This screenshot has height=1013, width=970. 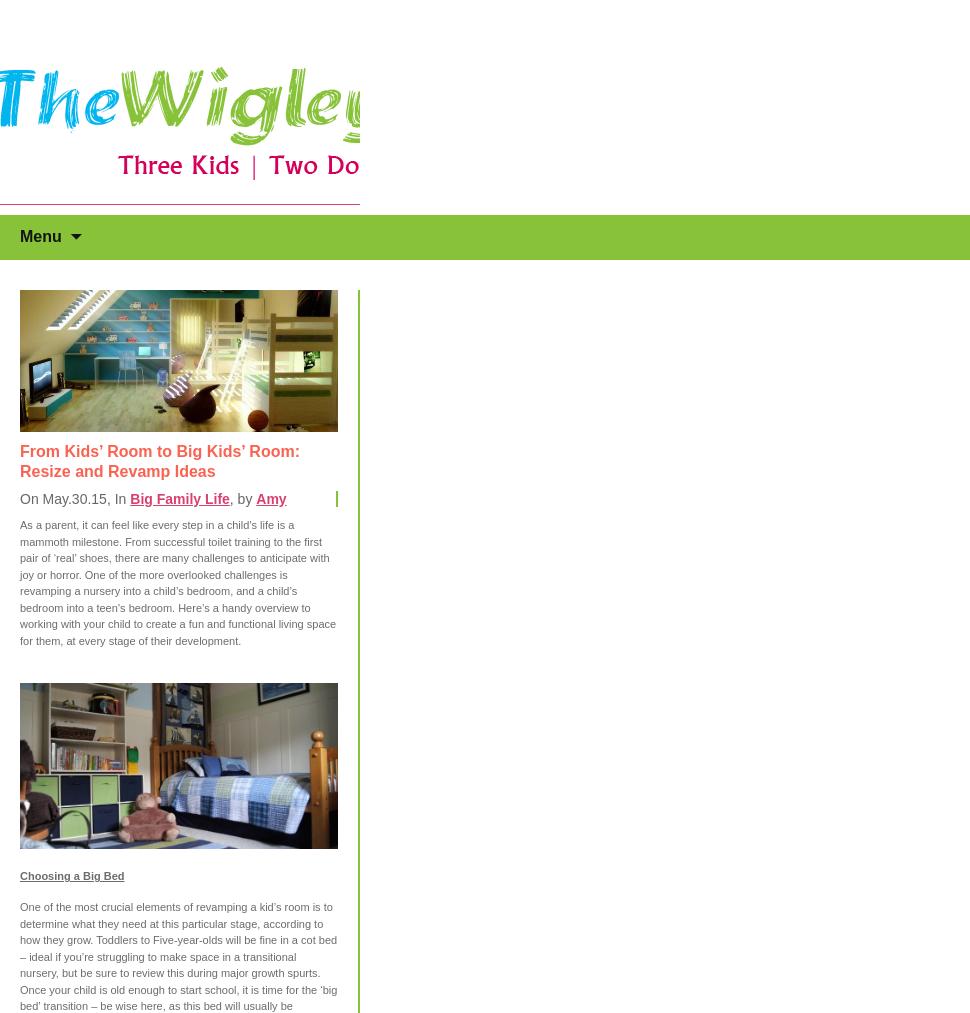 I want to click on 'The Wigley Family:  One from Boston, one from Birmigham and 2 more beside!', so click(x=167, y=66).